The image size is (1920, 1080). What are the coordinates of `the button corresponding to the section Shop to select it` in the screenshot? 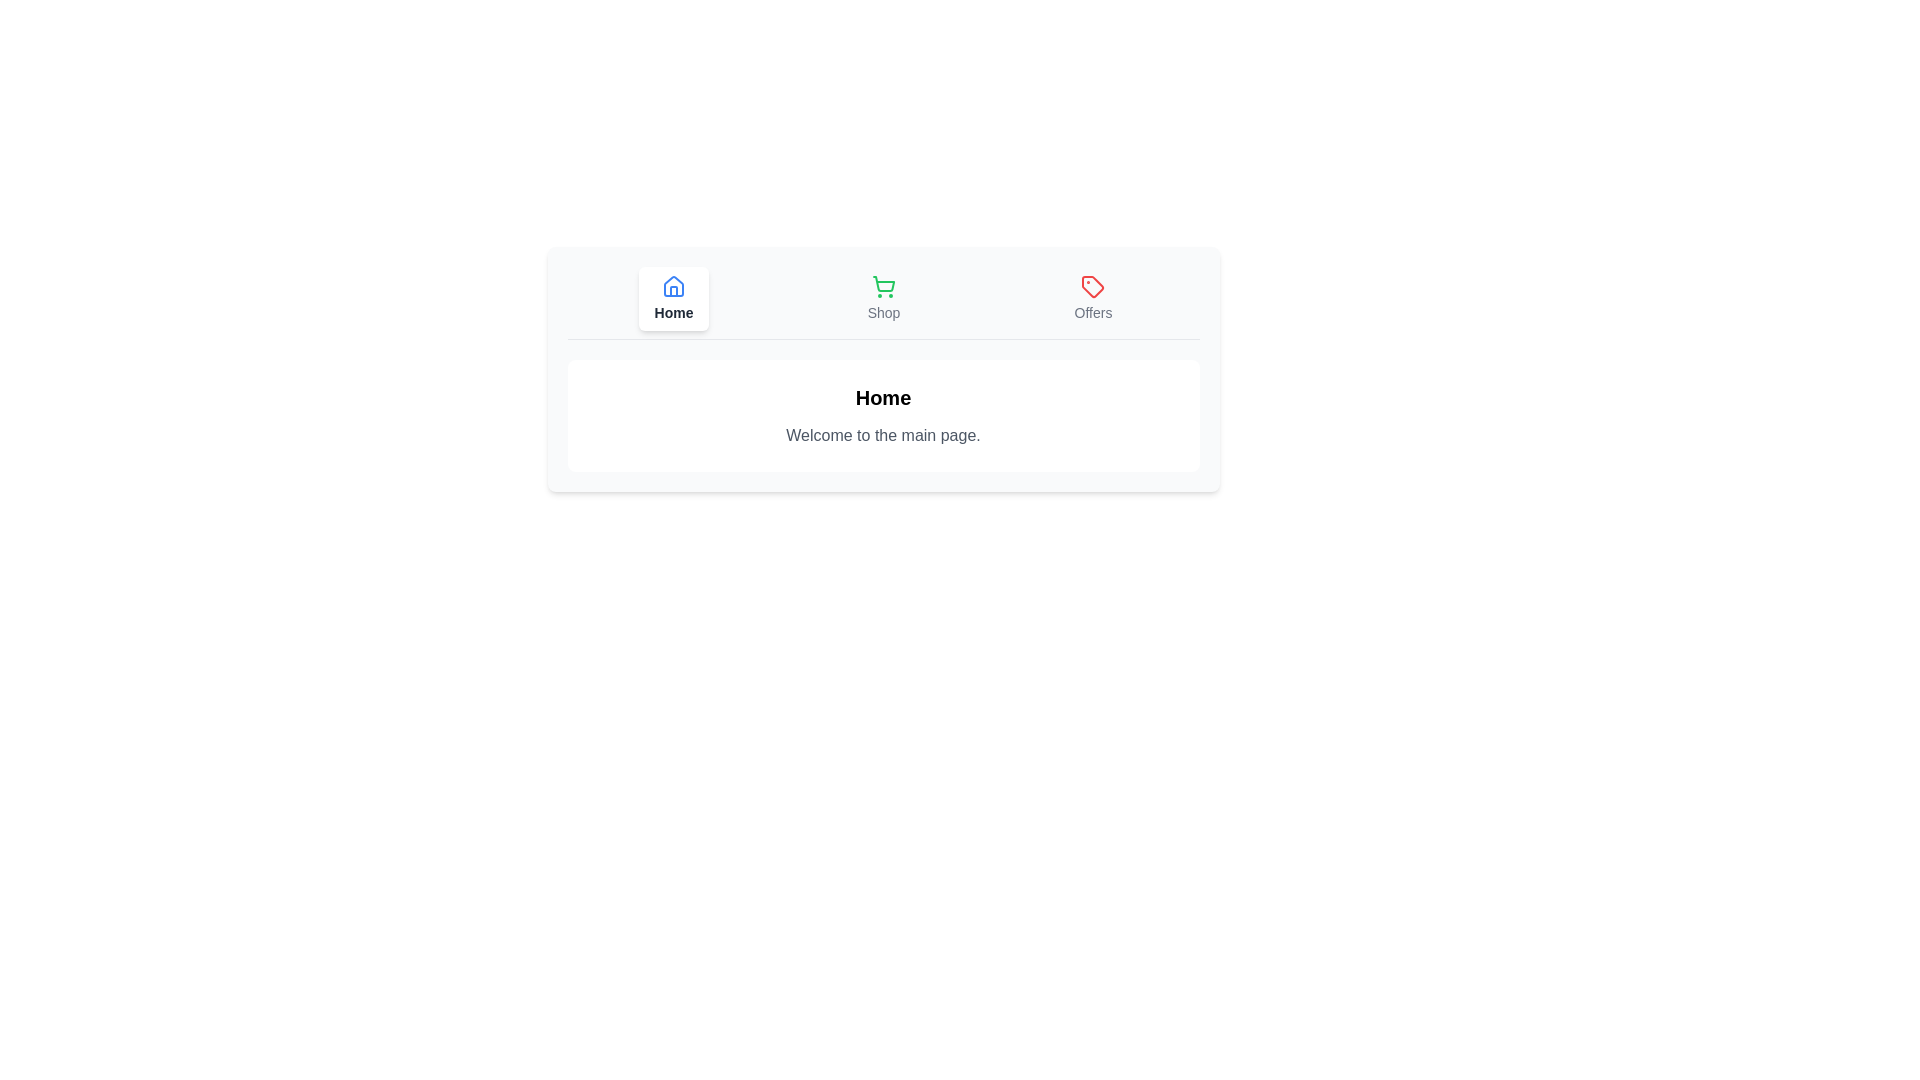 It's located at (882, 299).